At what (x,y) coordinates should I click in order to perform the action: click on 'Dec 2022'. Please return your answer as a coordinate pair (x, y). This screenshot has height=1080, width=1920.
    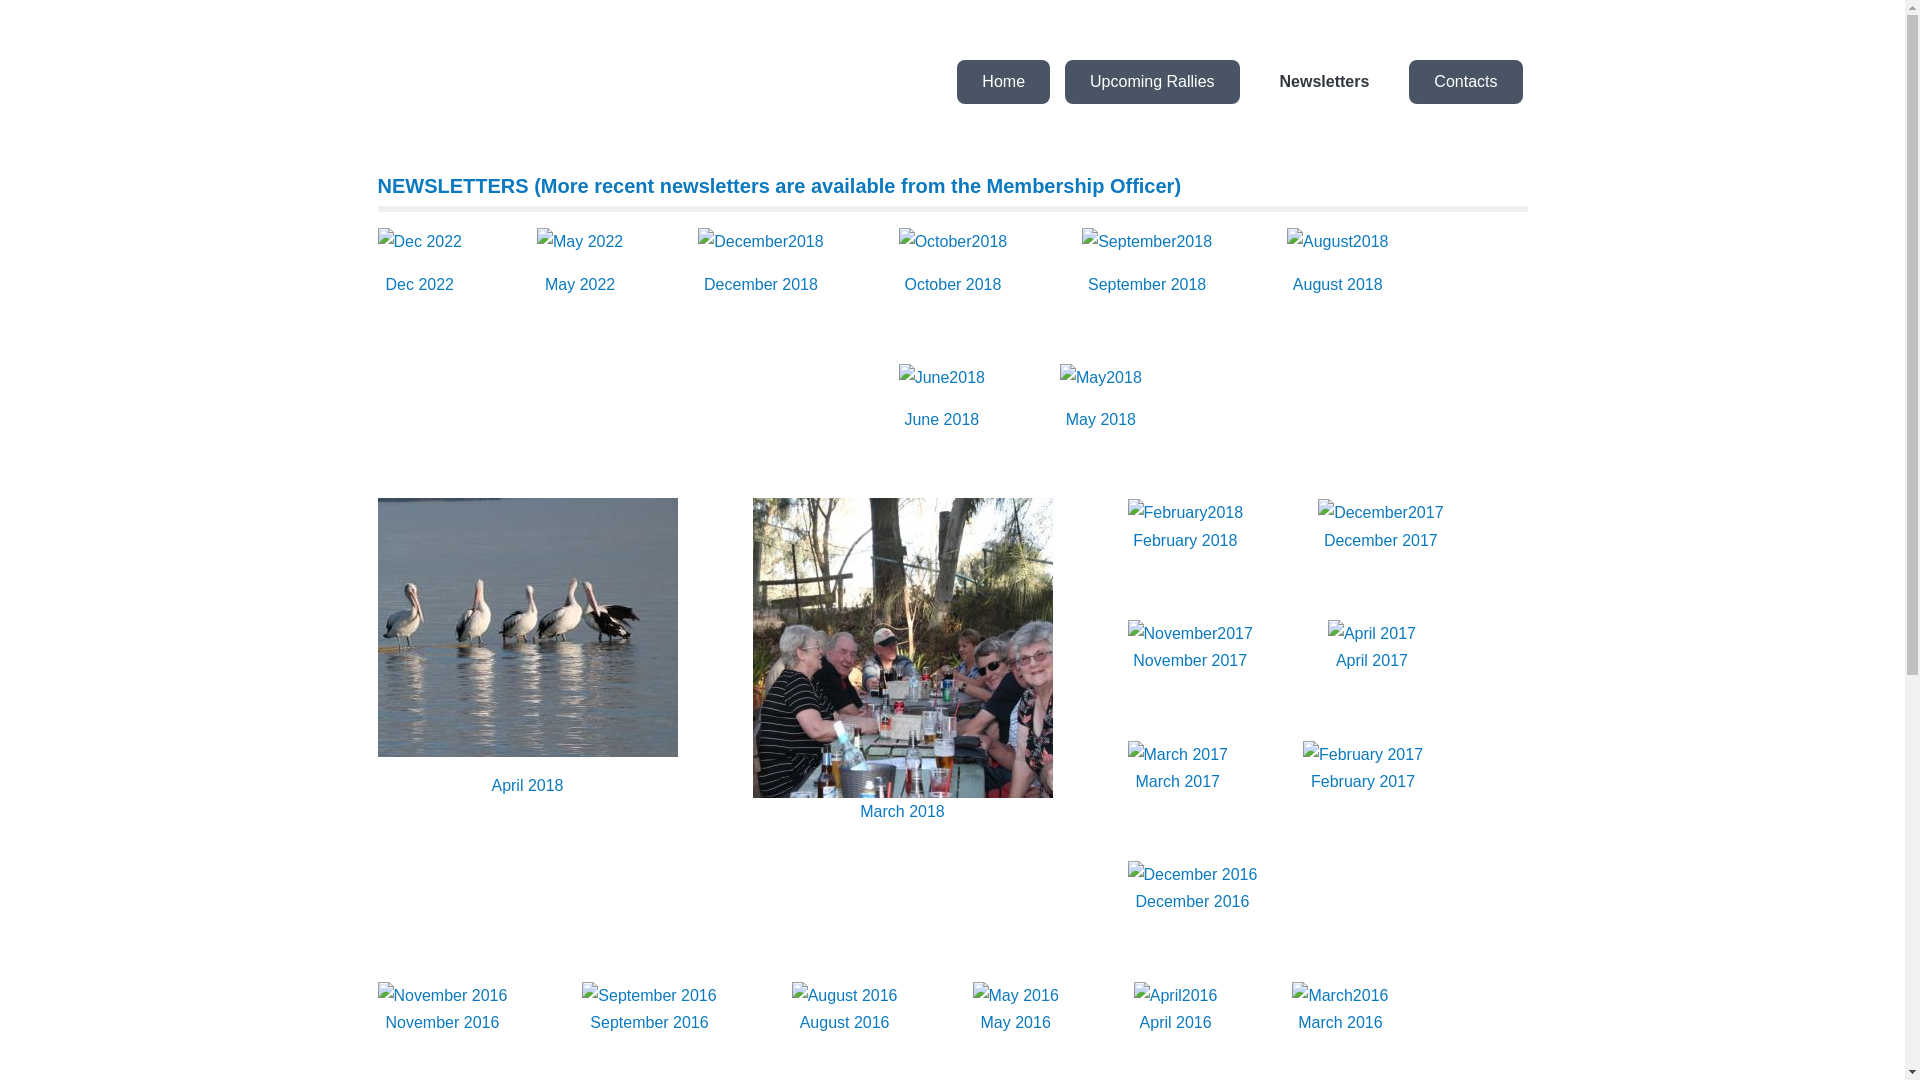
    Looking at the image, I should click on (419, 284).